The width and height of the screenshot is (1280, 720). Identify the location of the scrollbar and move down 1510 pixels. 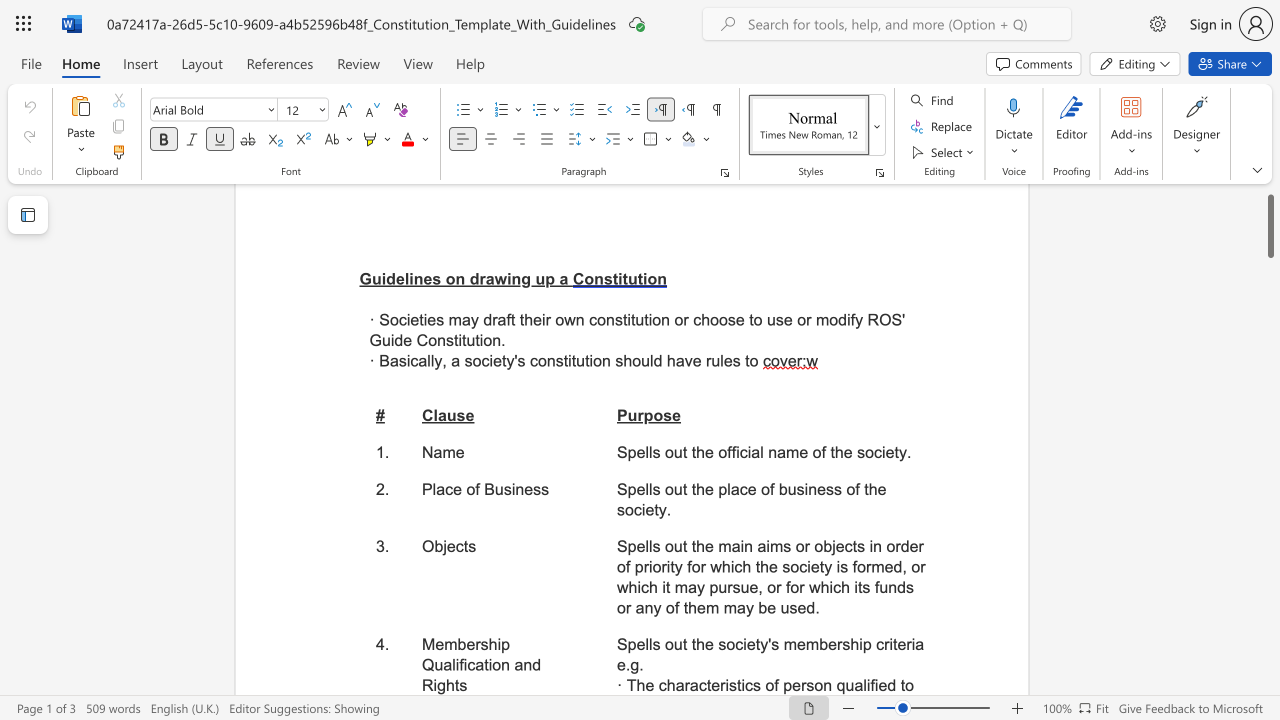
(1269, 225).